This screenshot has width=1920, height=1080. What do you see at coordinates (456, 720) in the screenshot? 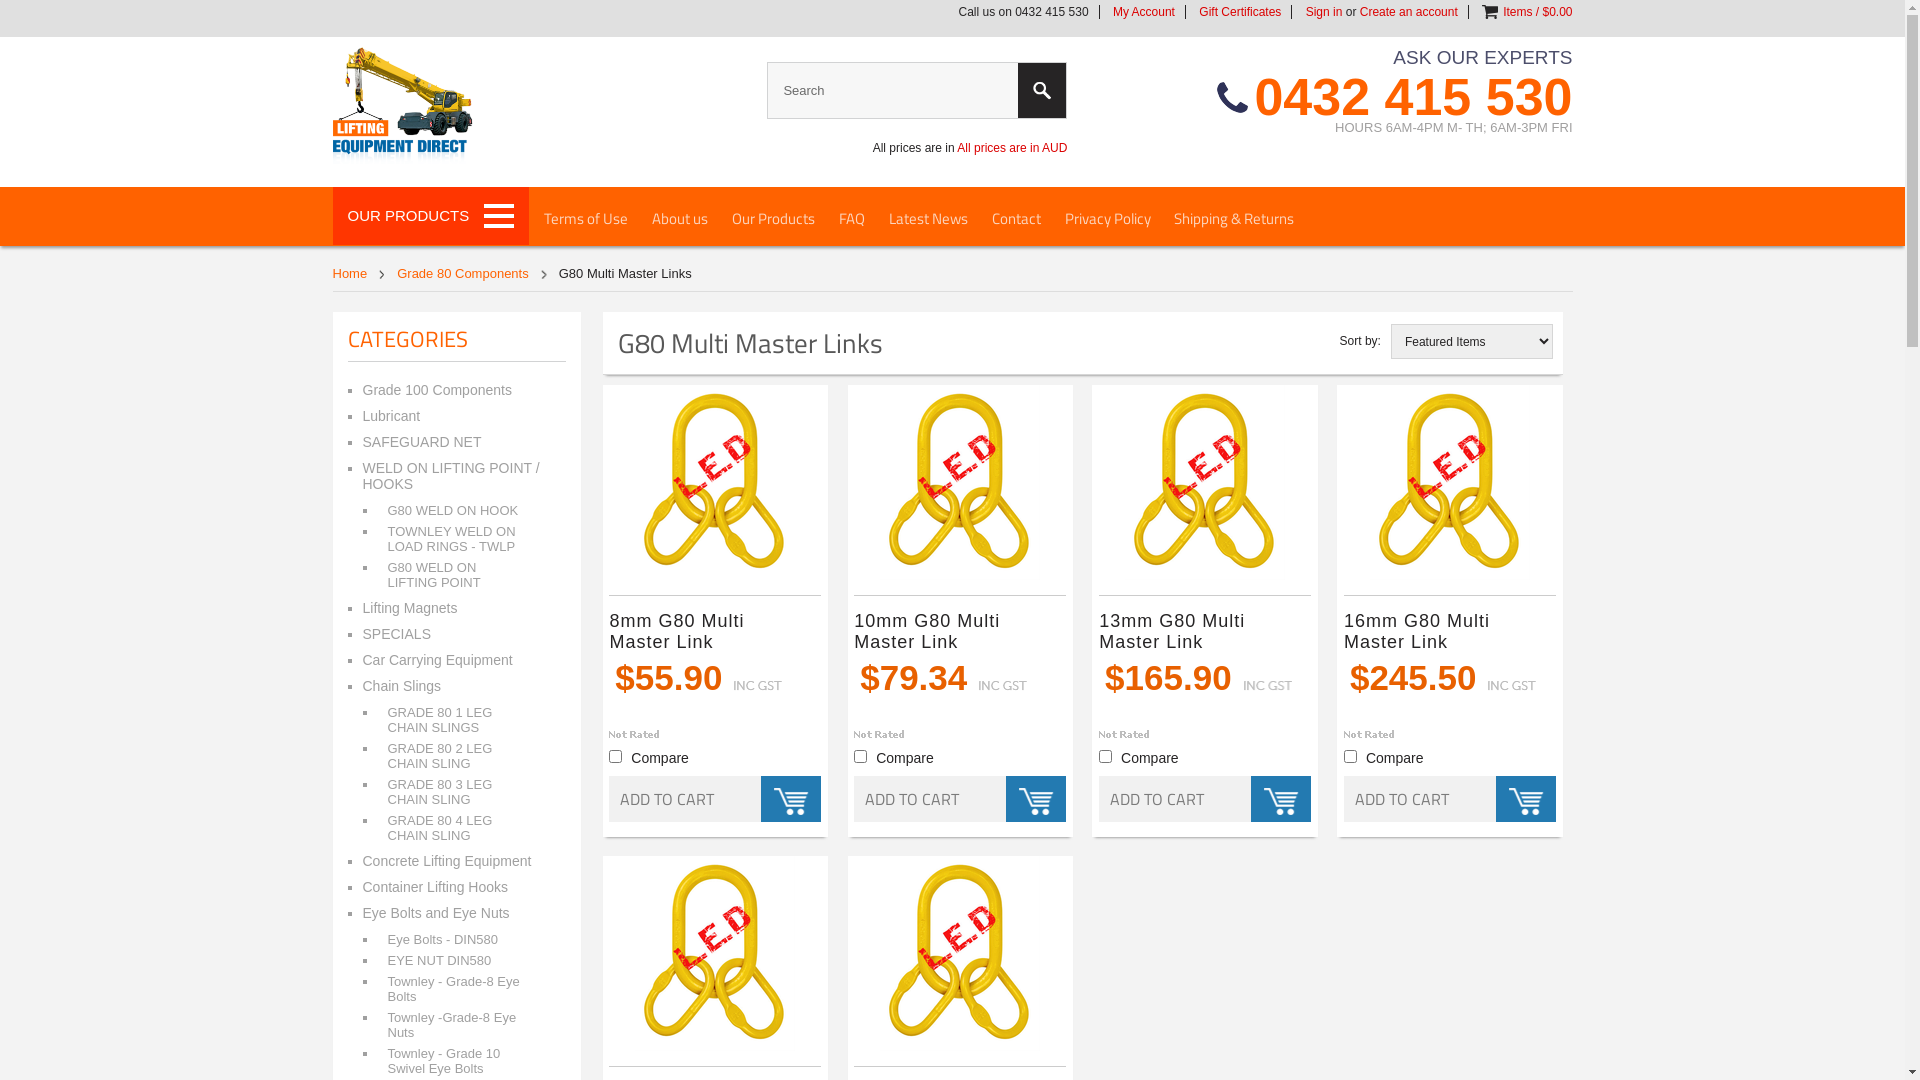
I see `'GRADE 80 1 LEG CHAIN SLINGS'` at bounding box center [456, 720].